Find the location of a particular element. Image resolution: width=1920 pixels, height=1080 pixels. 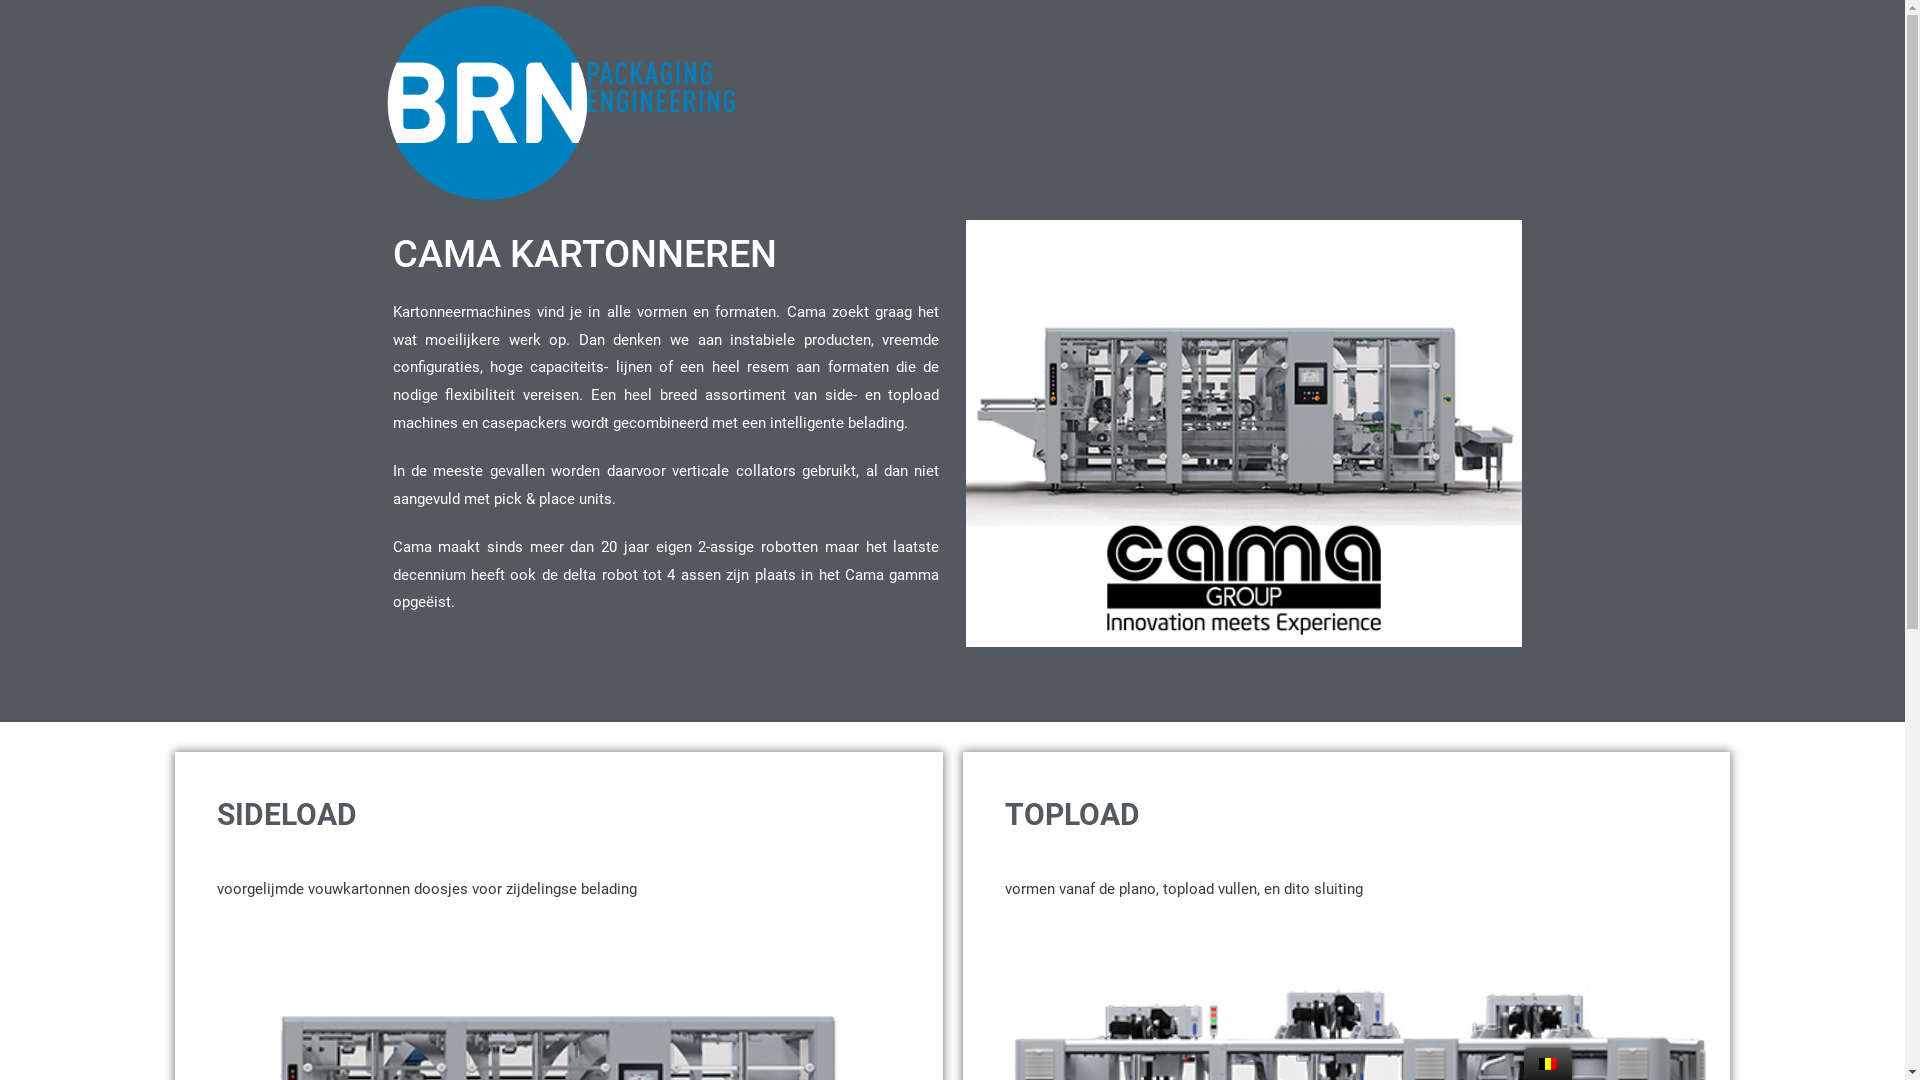

'PRODUCTEN' is located at coordinates (911, 72).